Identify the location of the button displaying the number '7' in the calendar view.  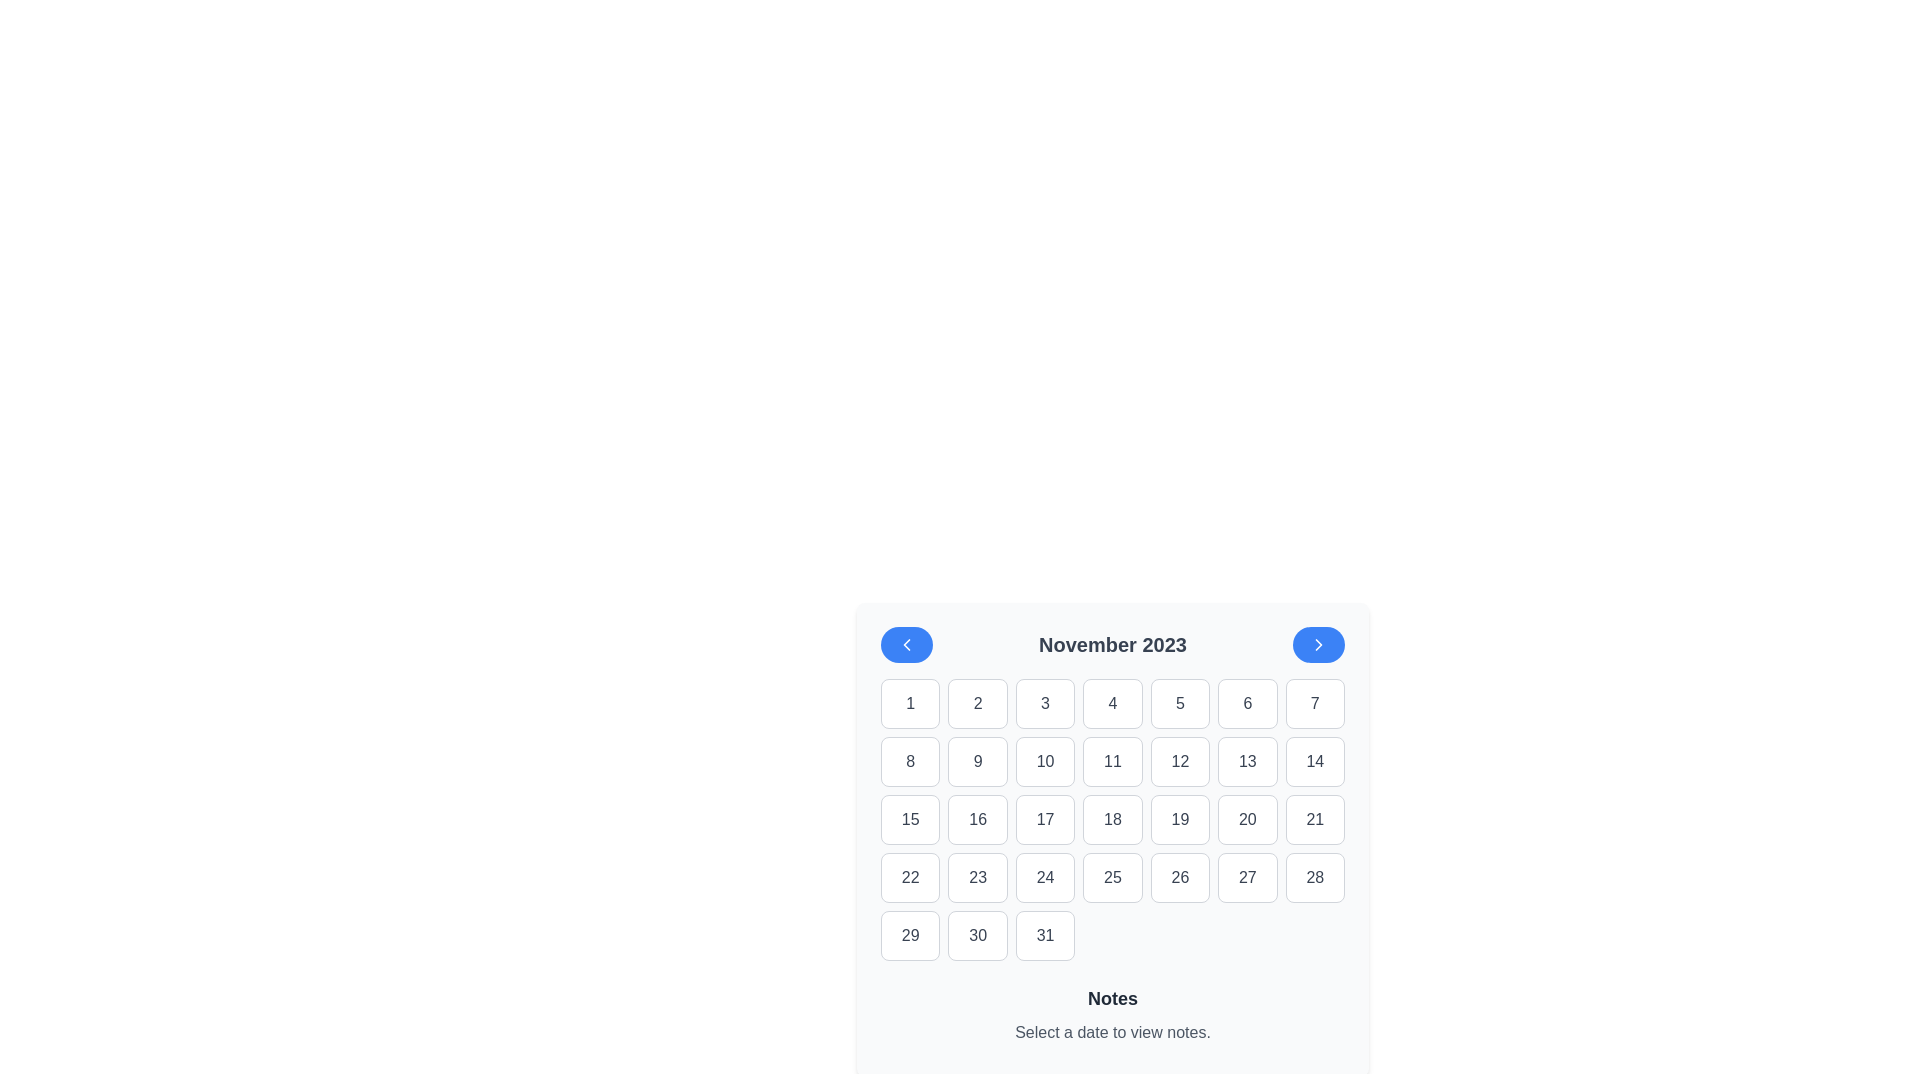
(1315, 703).